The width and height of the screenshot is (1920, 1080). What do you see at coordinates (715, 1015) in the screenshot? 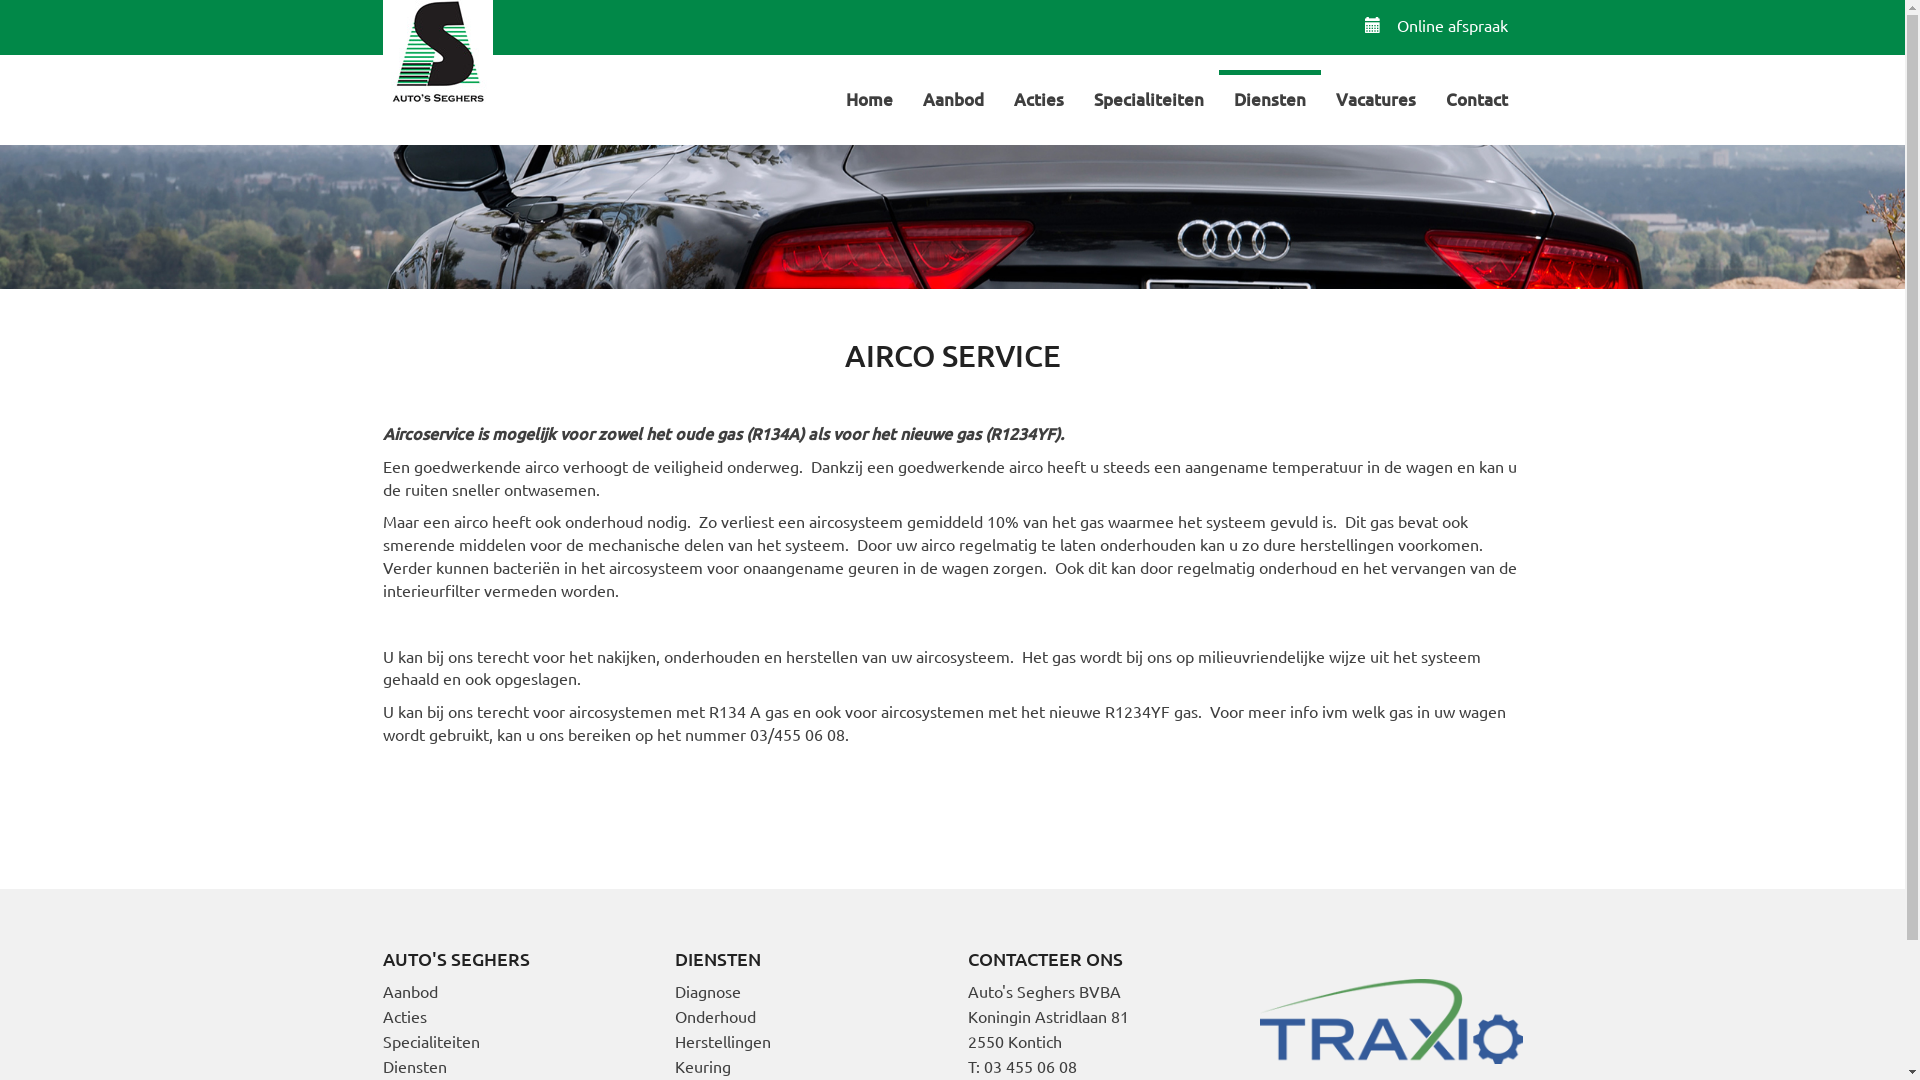
I see `'Onderhoud'` at bounding box center [715, 1015].